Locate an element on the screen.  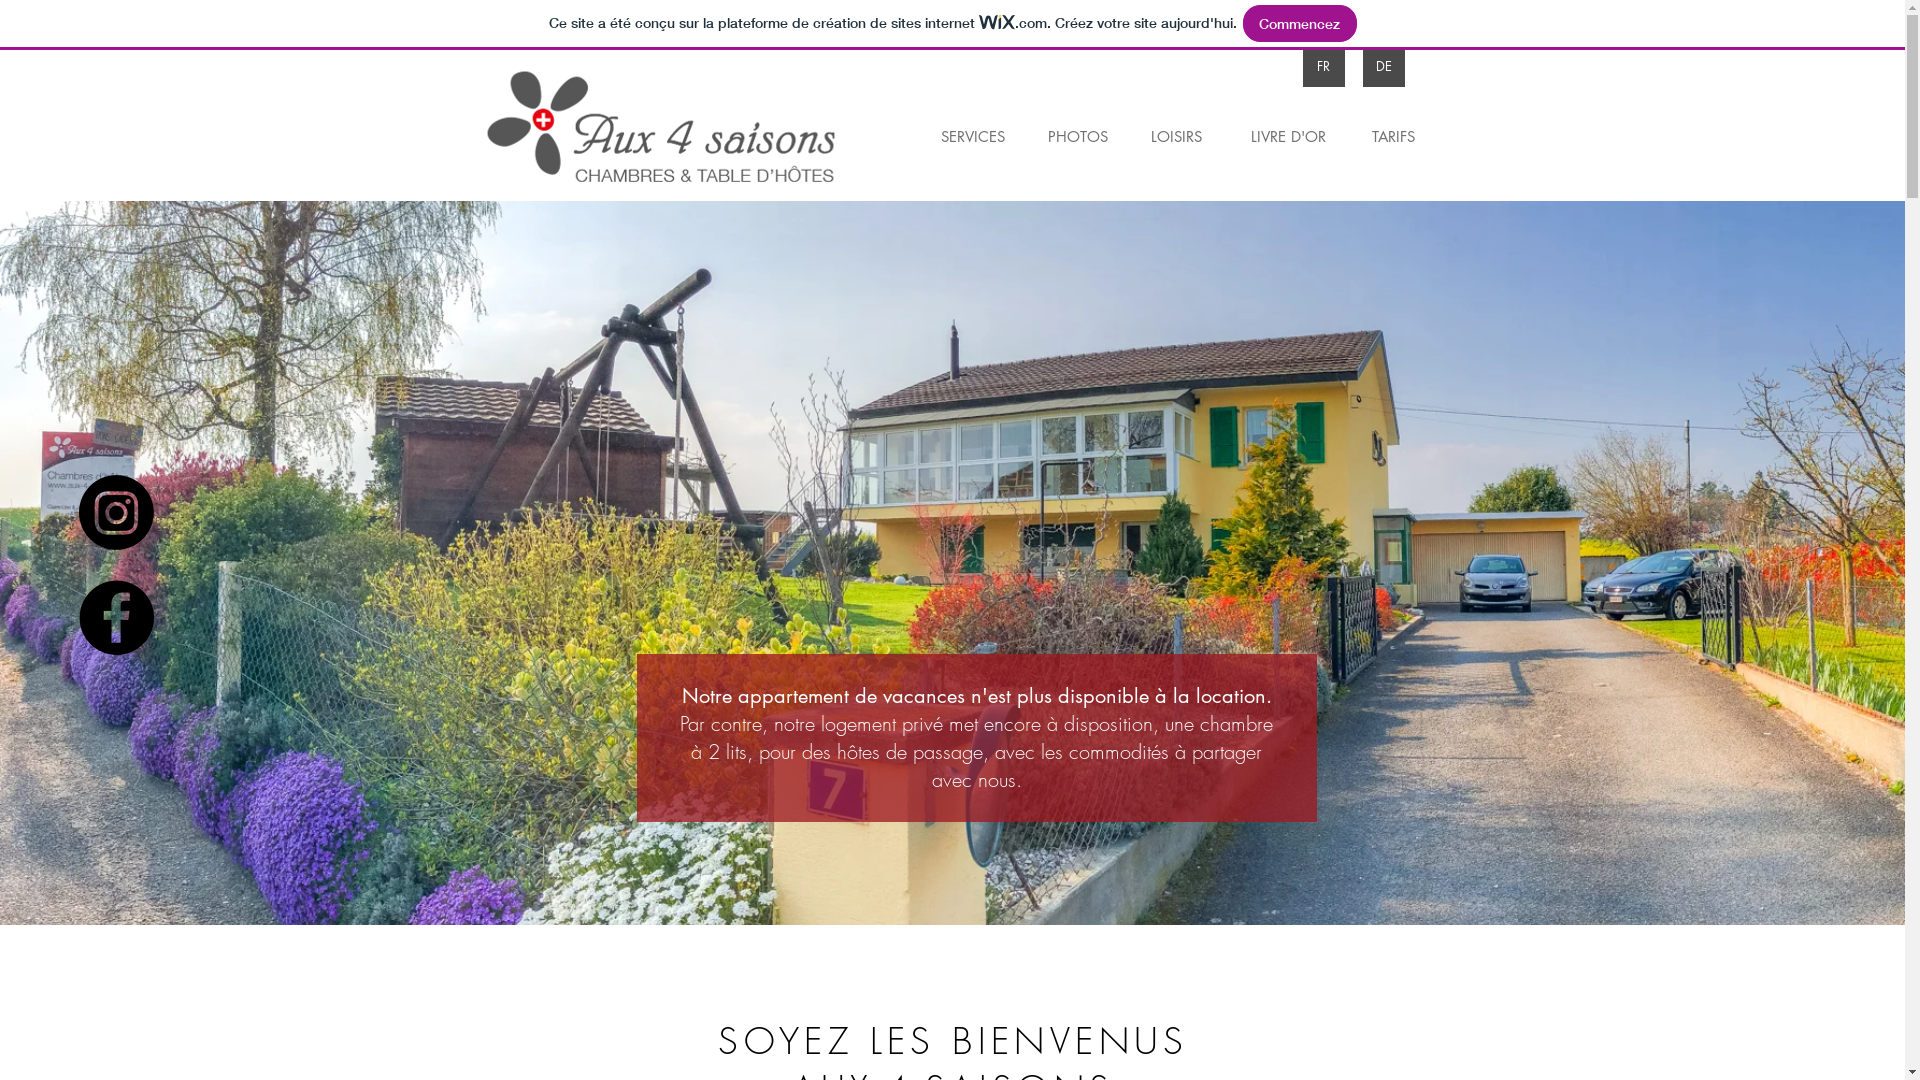
'FR' is located at coordinates (1323, 65).